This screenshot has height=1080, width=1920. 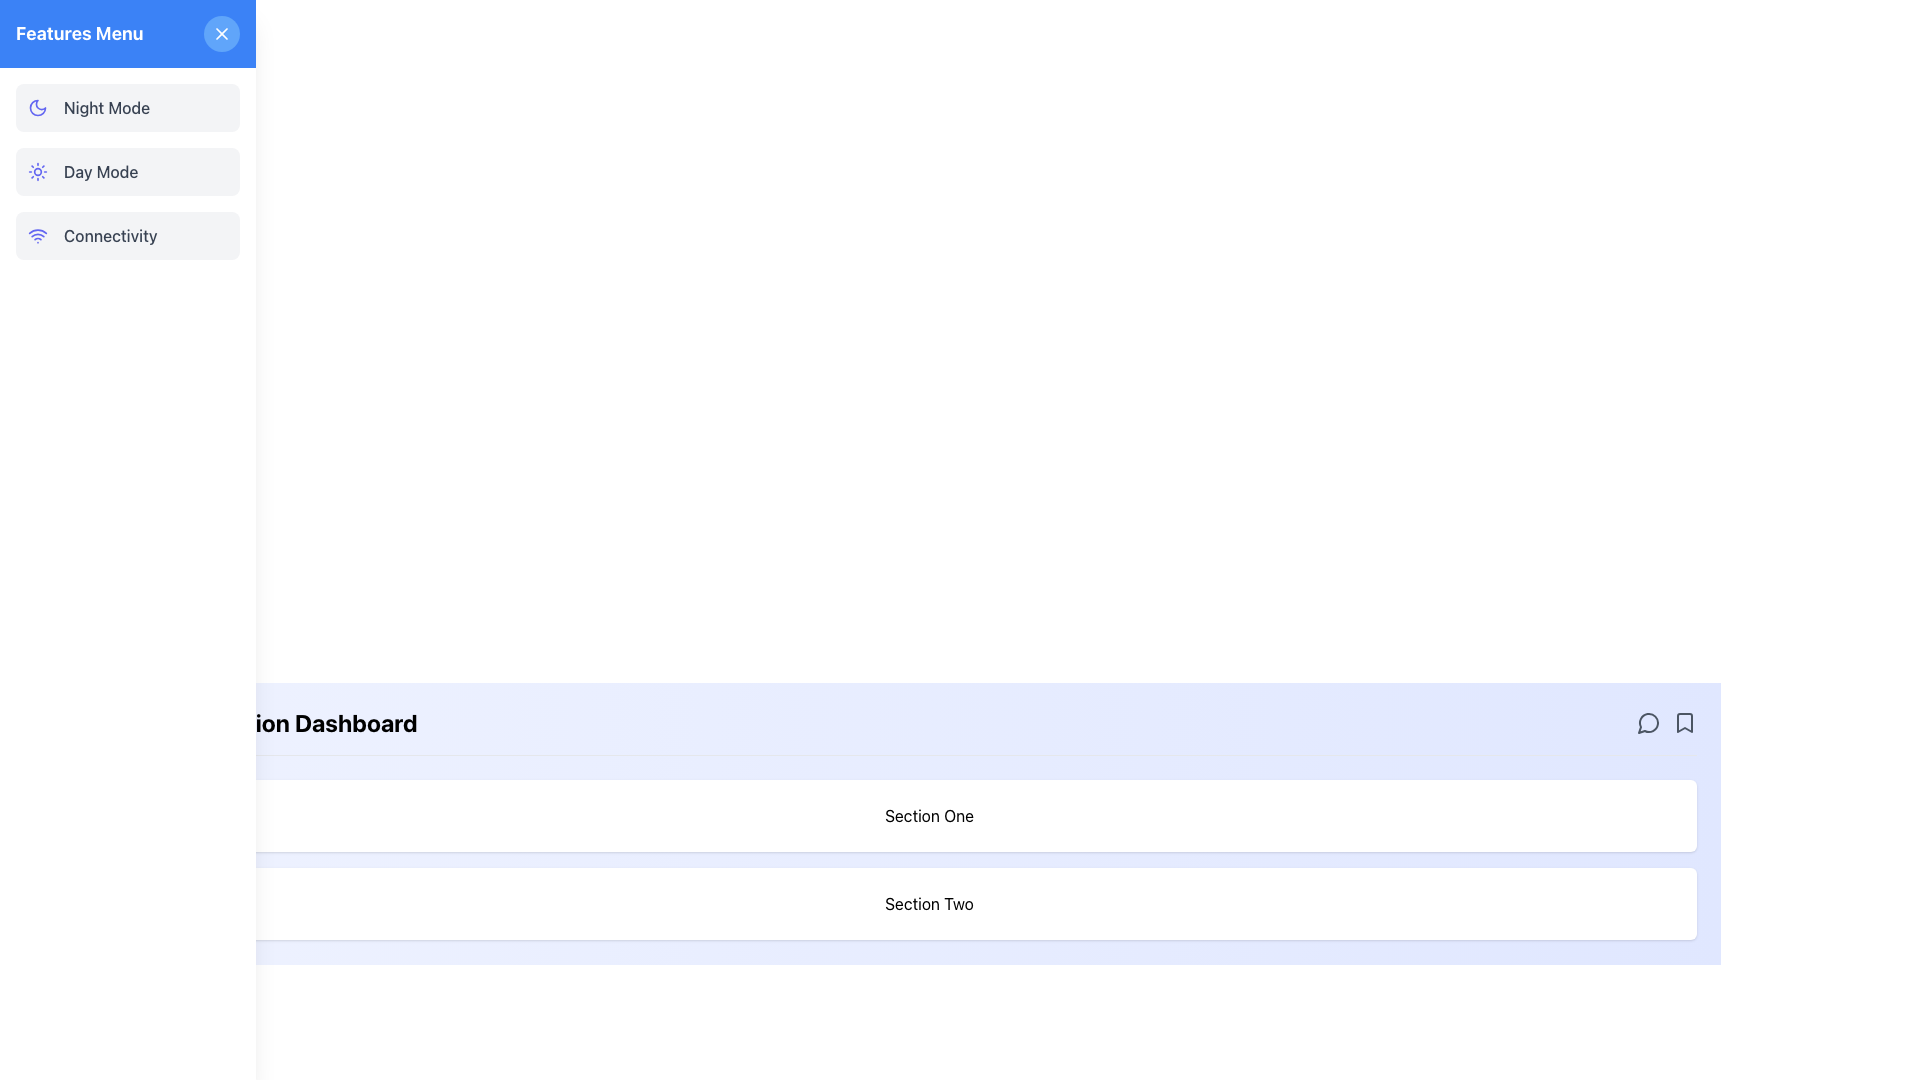 What do you see at coordinates (127, 234) in the screenshot?
I see `the 'Connectivity' button, which is the third item in the vertically stacked list of menu options located in the left side panel, directly below 'Day Mode'` at bounding box center [127, 234].